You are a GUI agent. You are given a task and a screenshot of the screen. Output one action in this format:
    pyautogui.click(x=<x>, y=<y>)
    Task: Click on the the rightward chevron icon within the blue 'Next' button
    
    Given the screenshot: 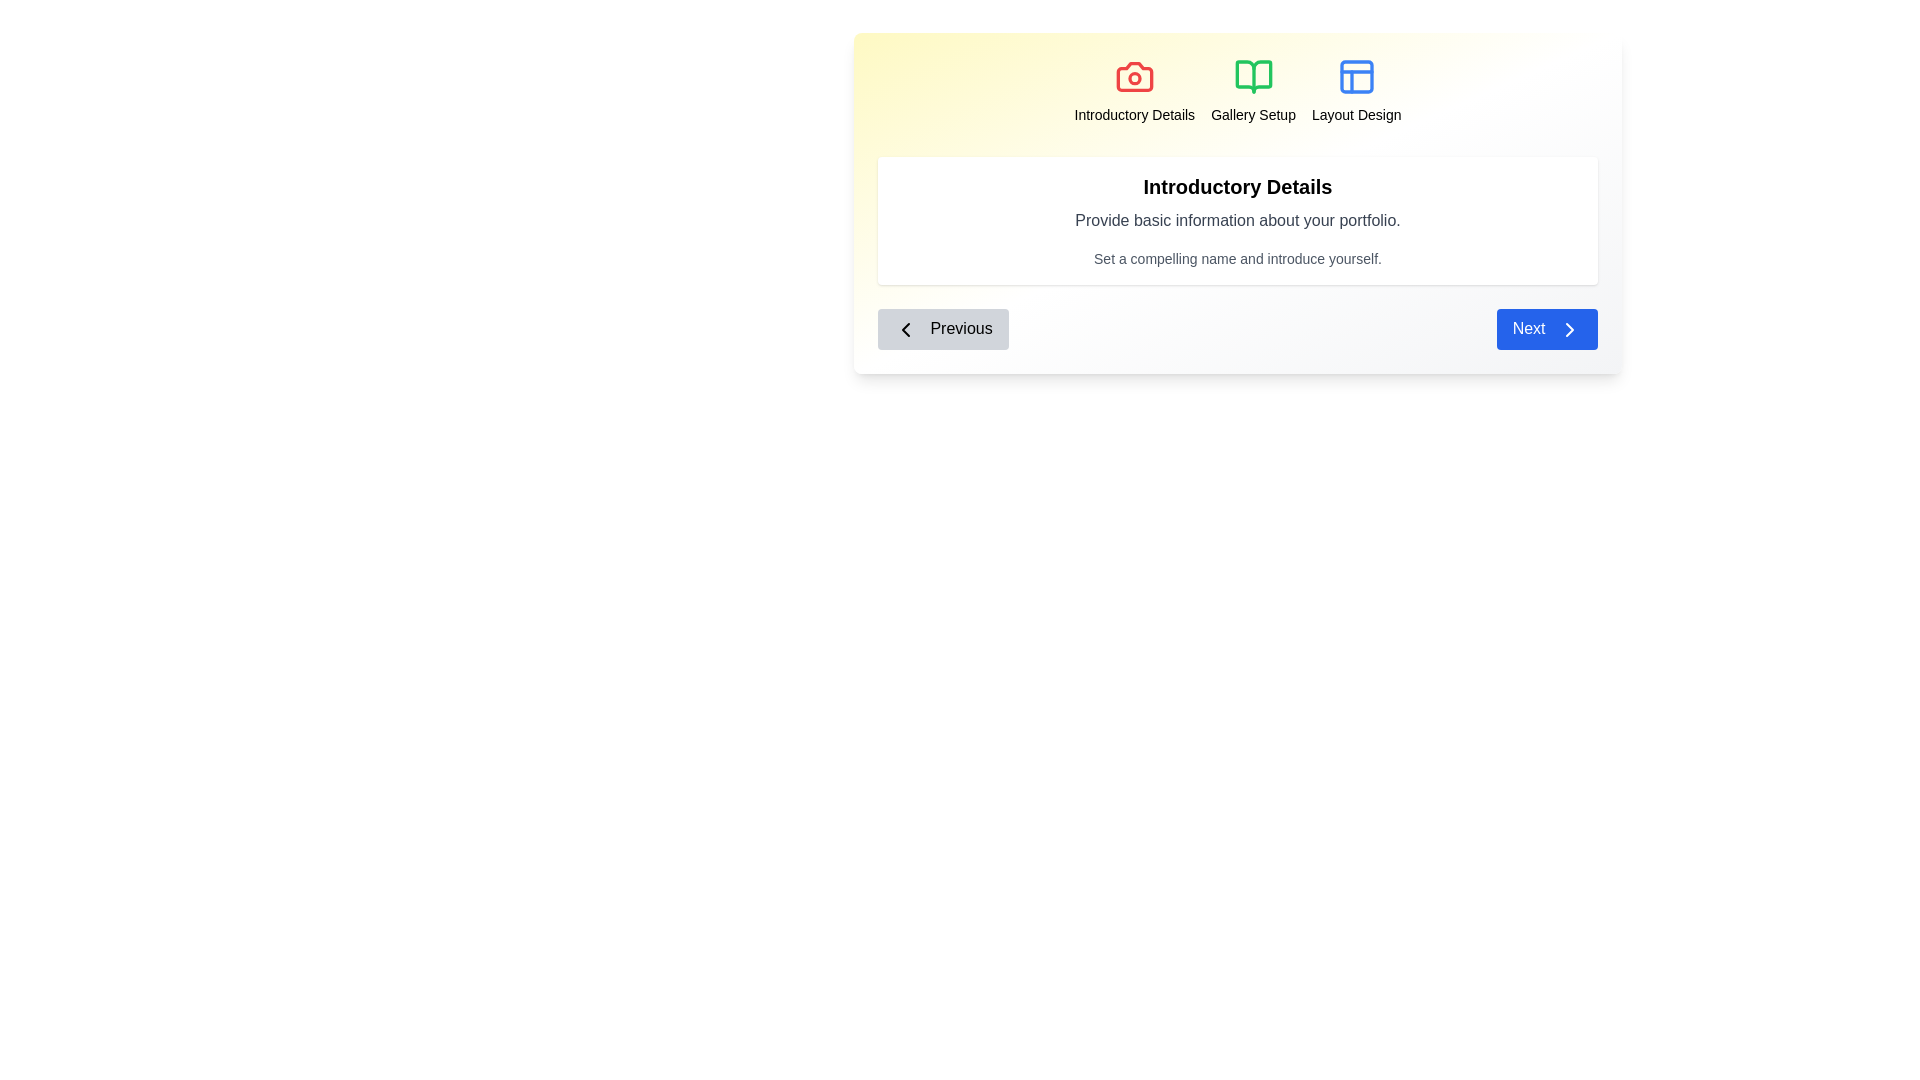 What is the action you would take?
    pyautogui.click(x=1568, y=327)
    